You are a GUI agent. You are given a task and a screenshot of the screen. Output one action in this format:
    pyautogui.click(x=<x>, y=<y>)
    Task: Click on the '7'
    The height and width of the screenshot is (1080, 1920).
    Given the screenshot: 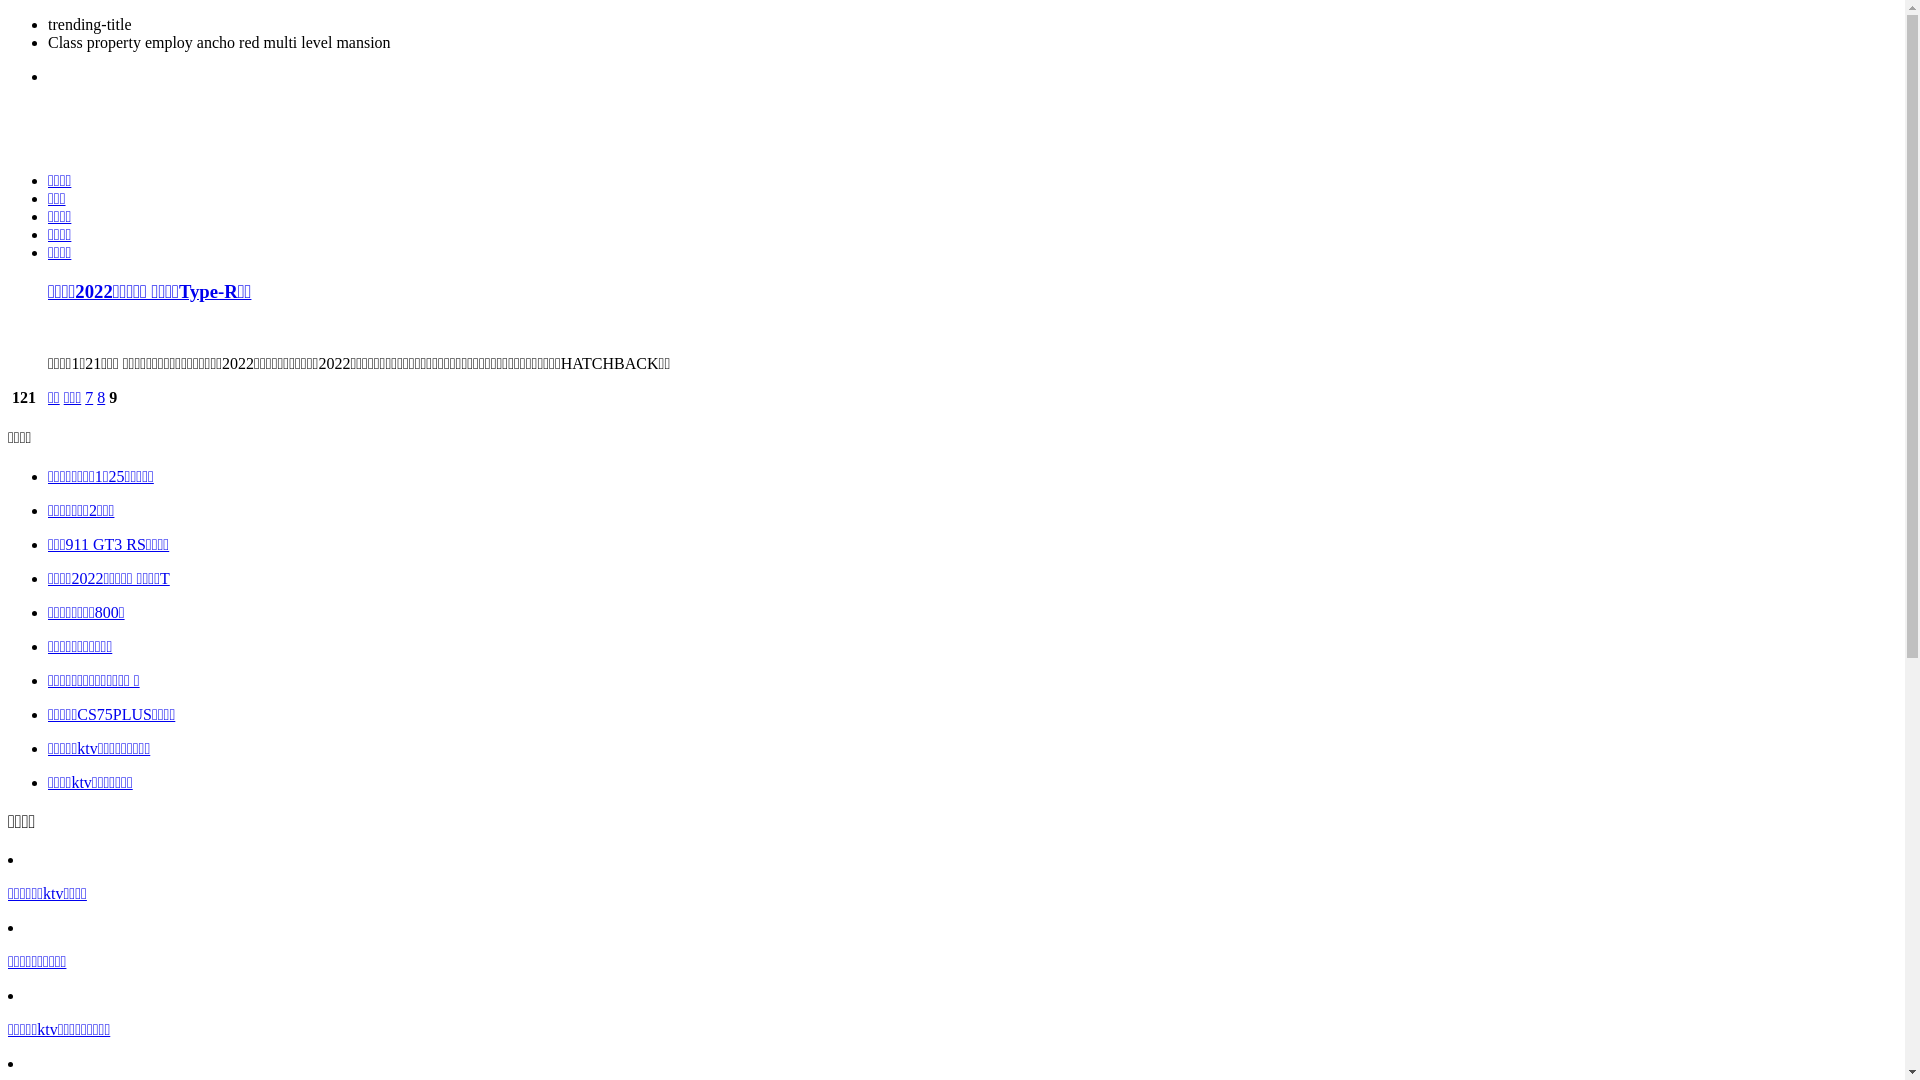 What is the action you would take?
    pyautogui.click(x=84, y=397)
    